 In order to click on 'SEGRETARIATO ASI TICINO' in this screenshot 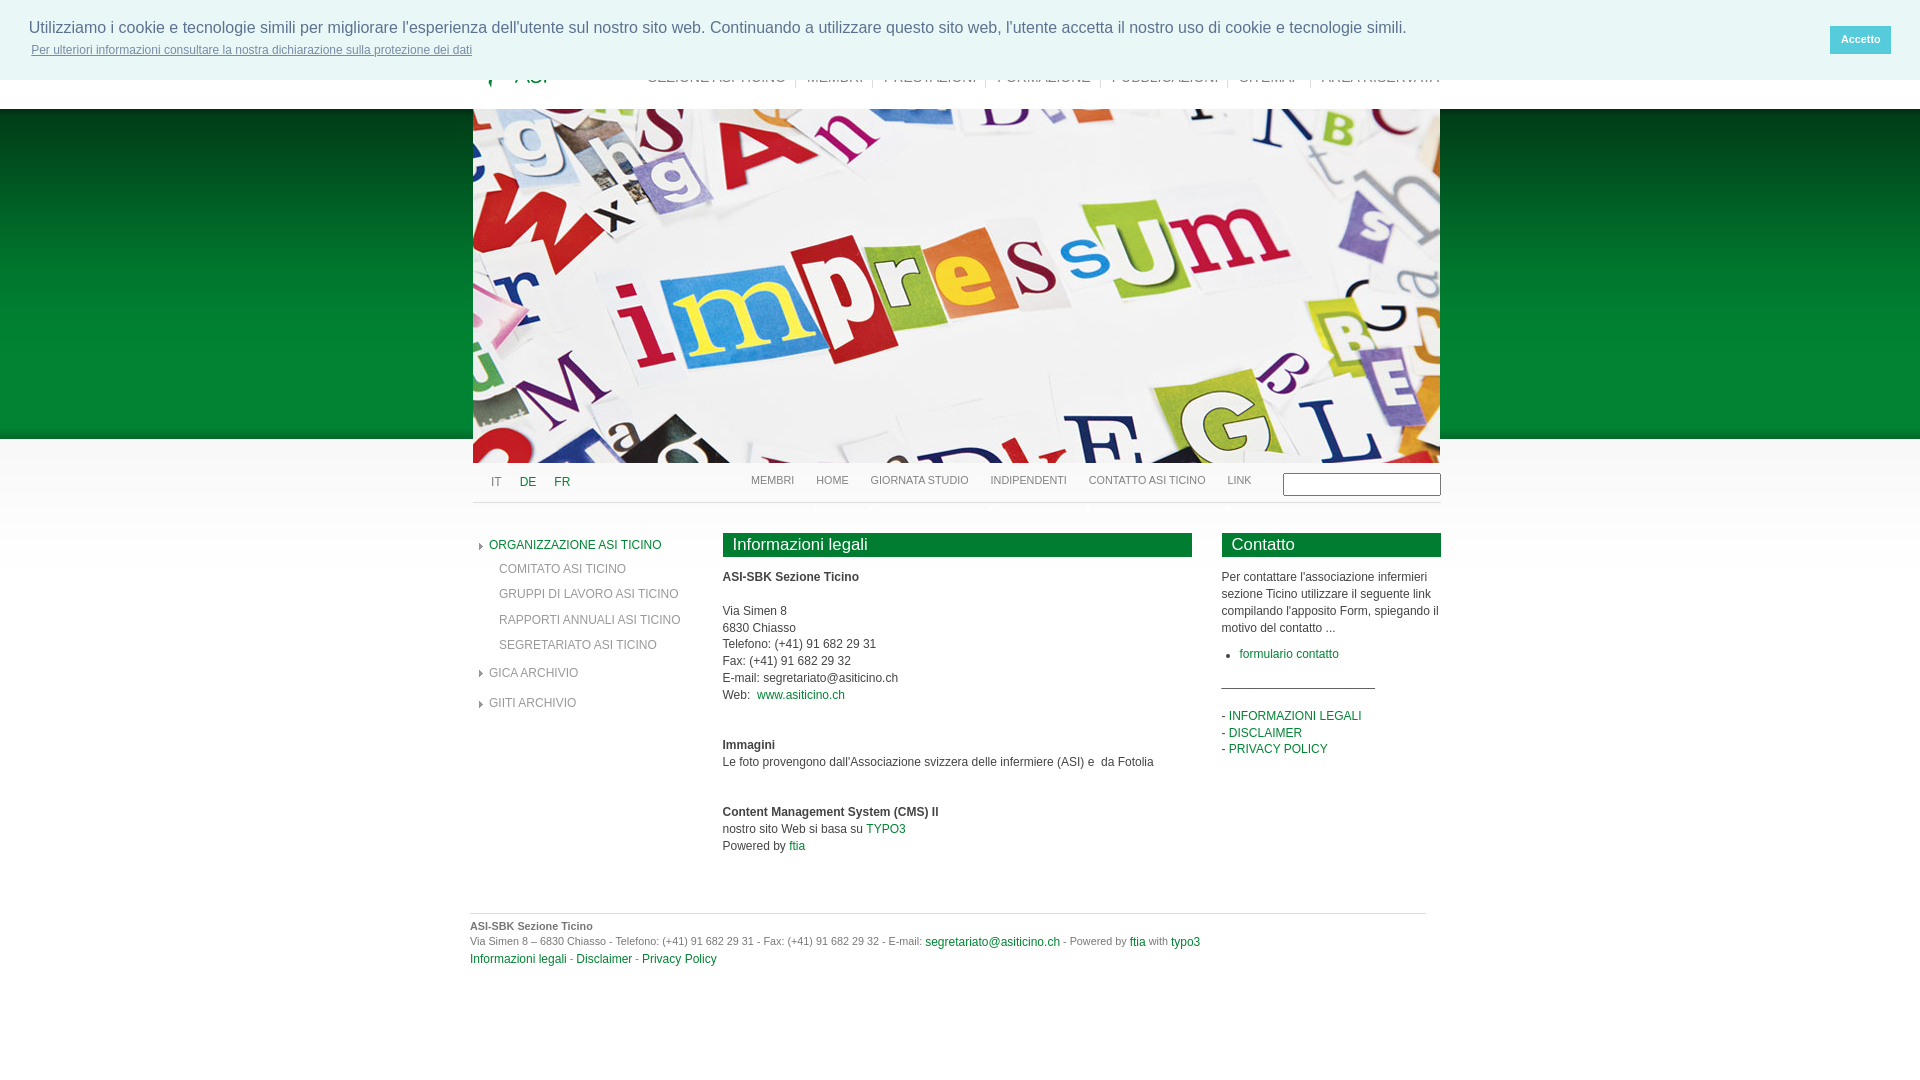, I will do `click(576, 644)`.